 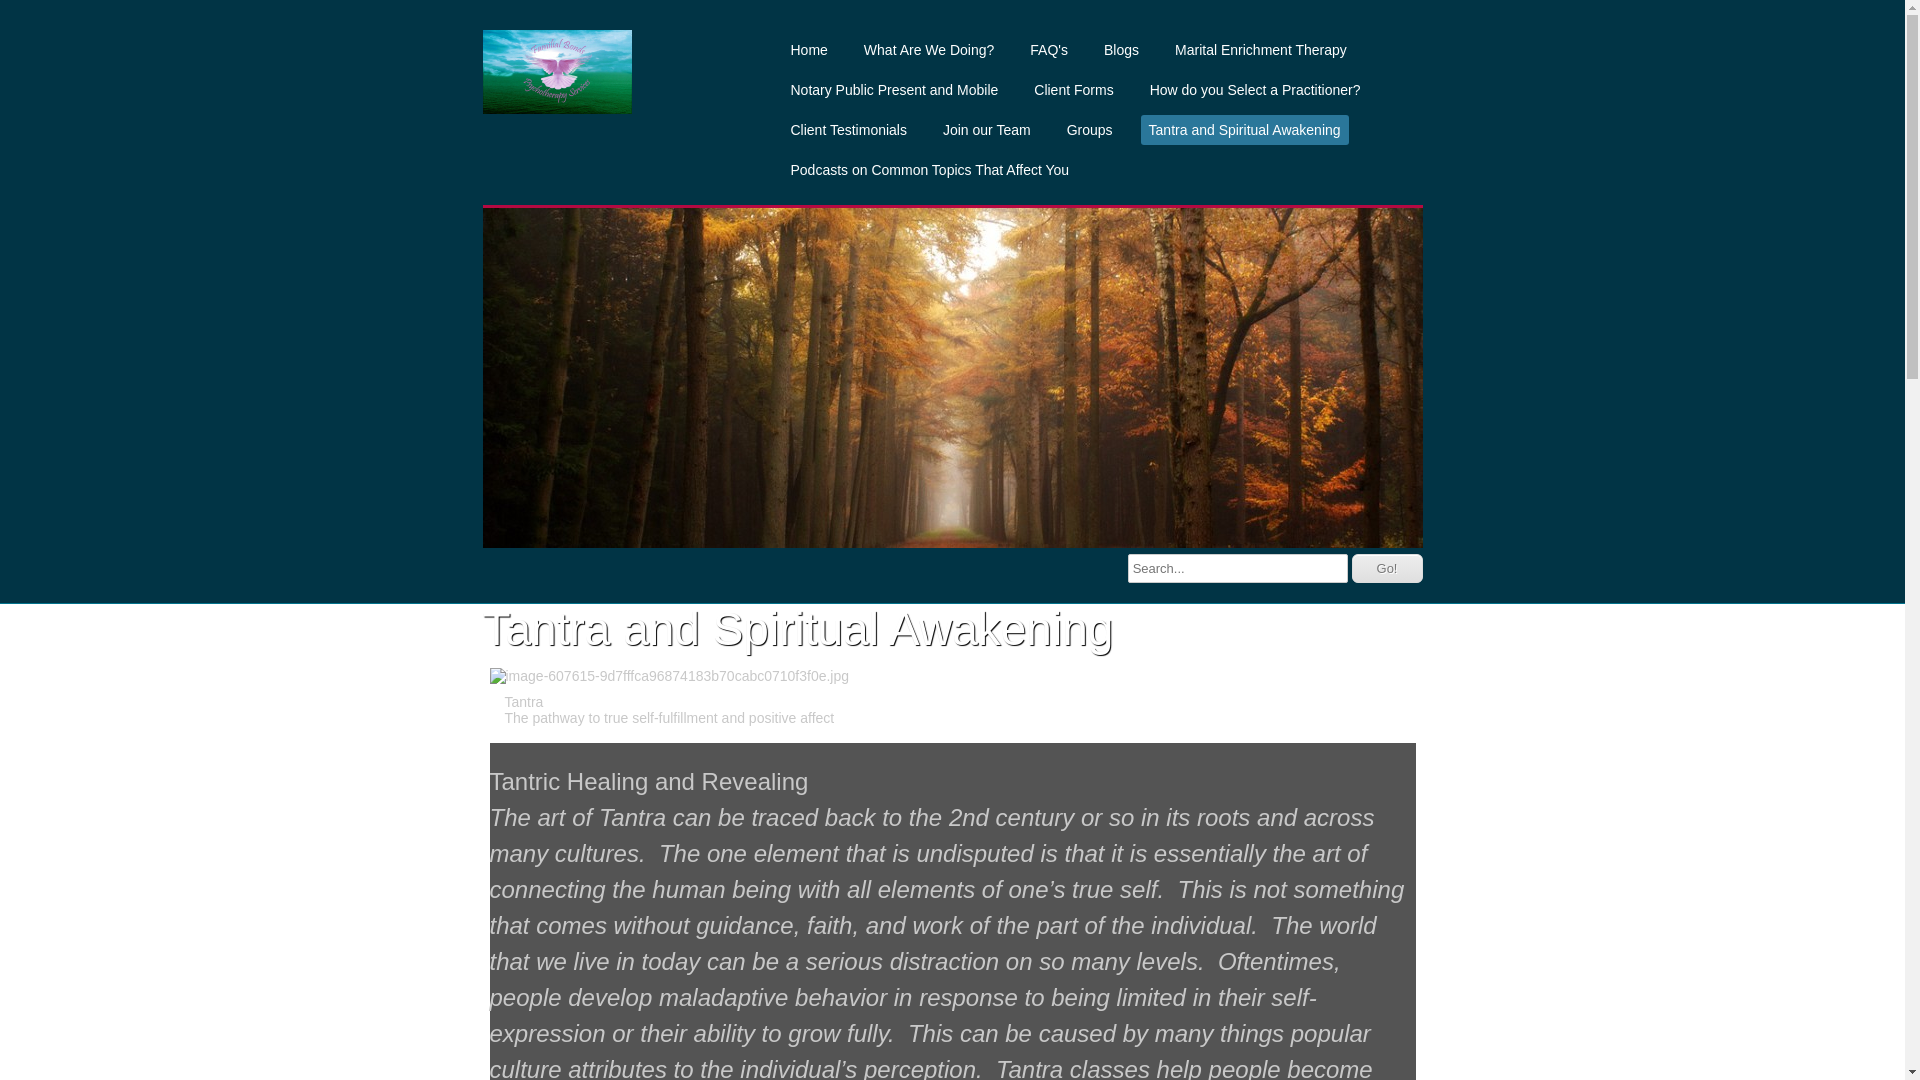 What do you see at coordinates (1386, 568) in the screenshot?
I see `'Go!'` at bounding box center [1386, 568].